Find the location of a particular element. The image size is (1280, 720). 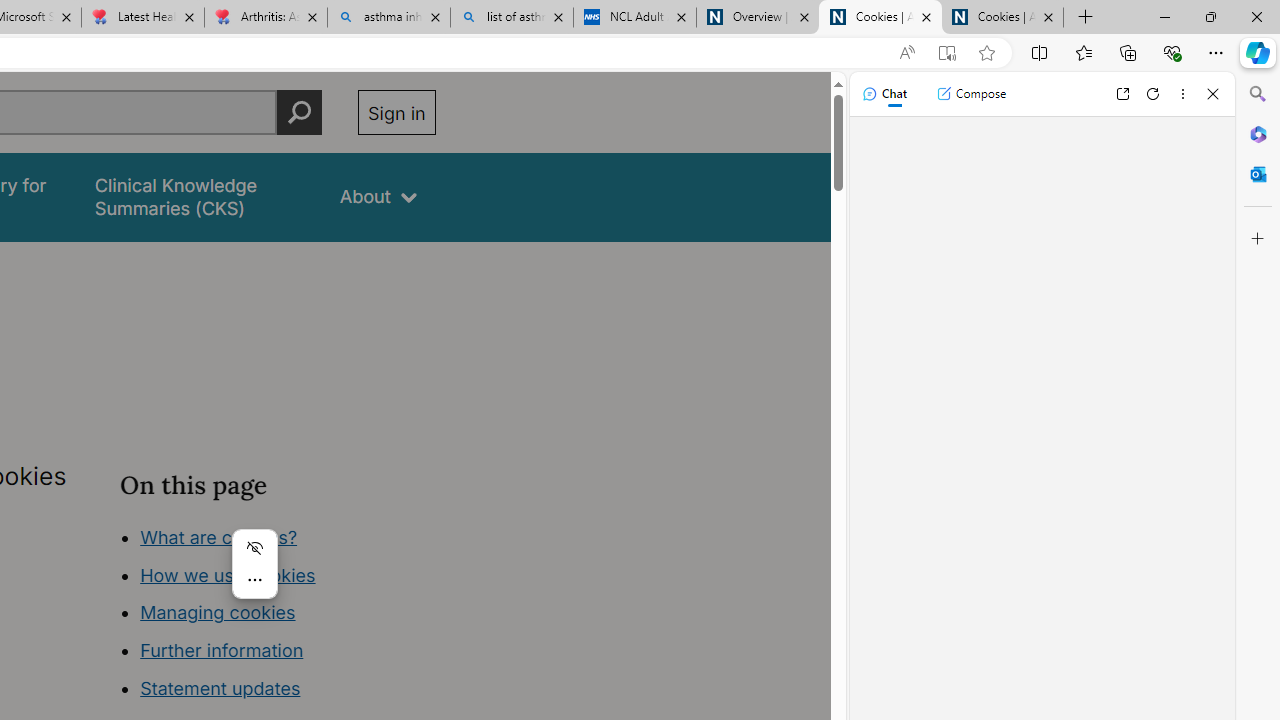

'About' is located at coordinates (378, 197).